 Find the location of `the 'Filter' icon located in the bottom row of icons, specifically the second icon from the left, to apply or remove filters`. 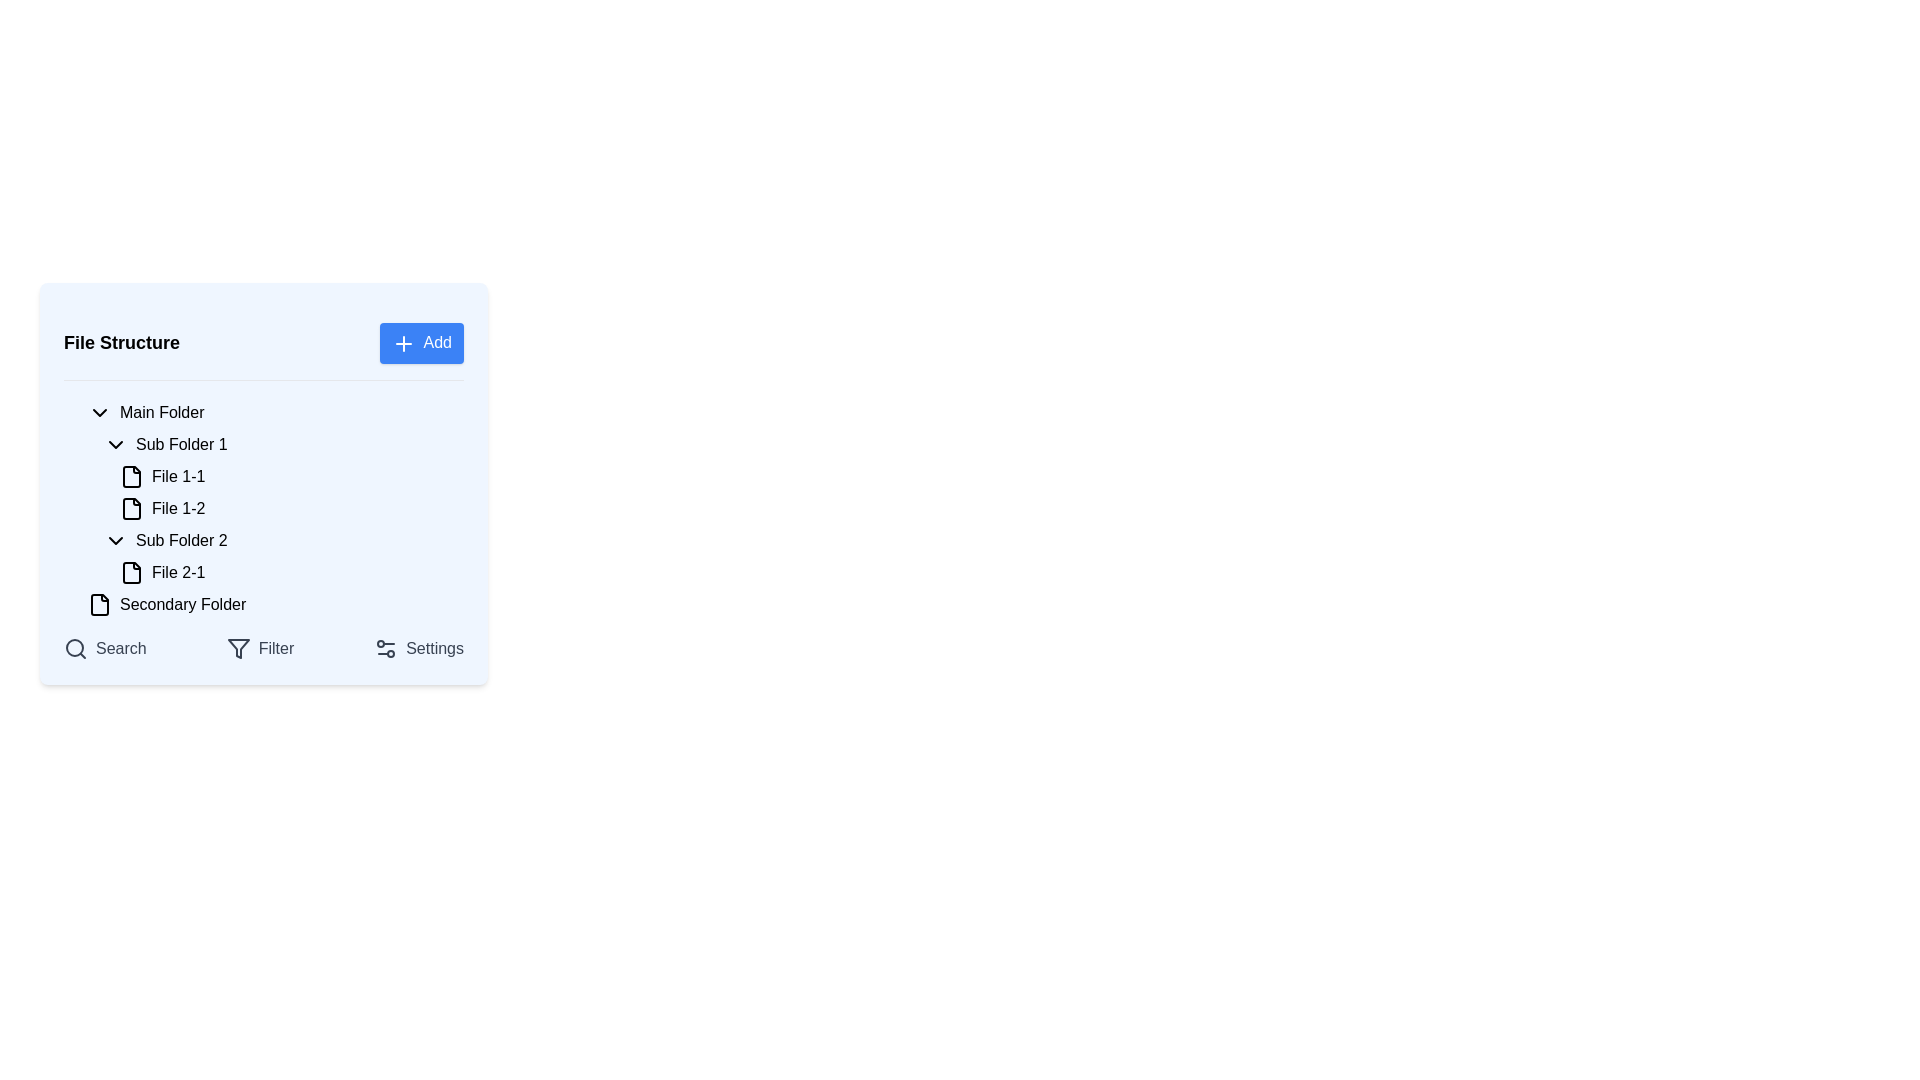

the 'Filter' icon located in the bottom row of icons, specifically the second icon from the left, to apply or remove filters is located at coordinates (238, 648).